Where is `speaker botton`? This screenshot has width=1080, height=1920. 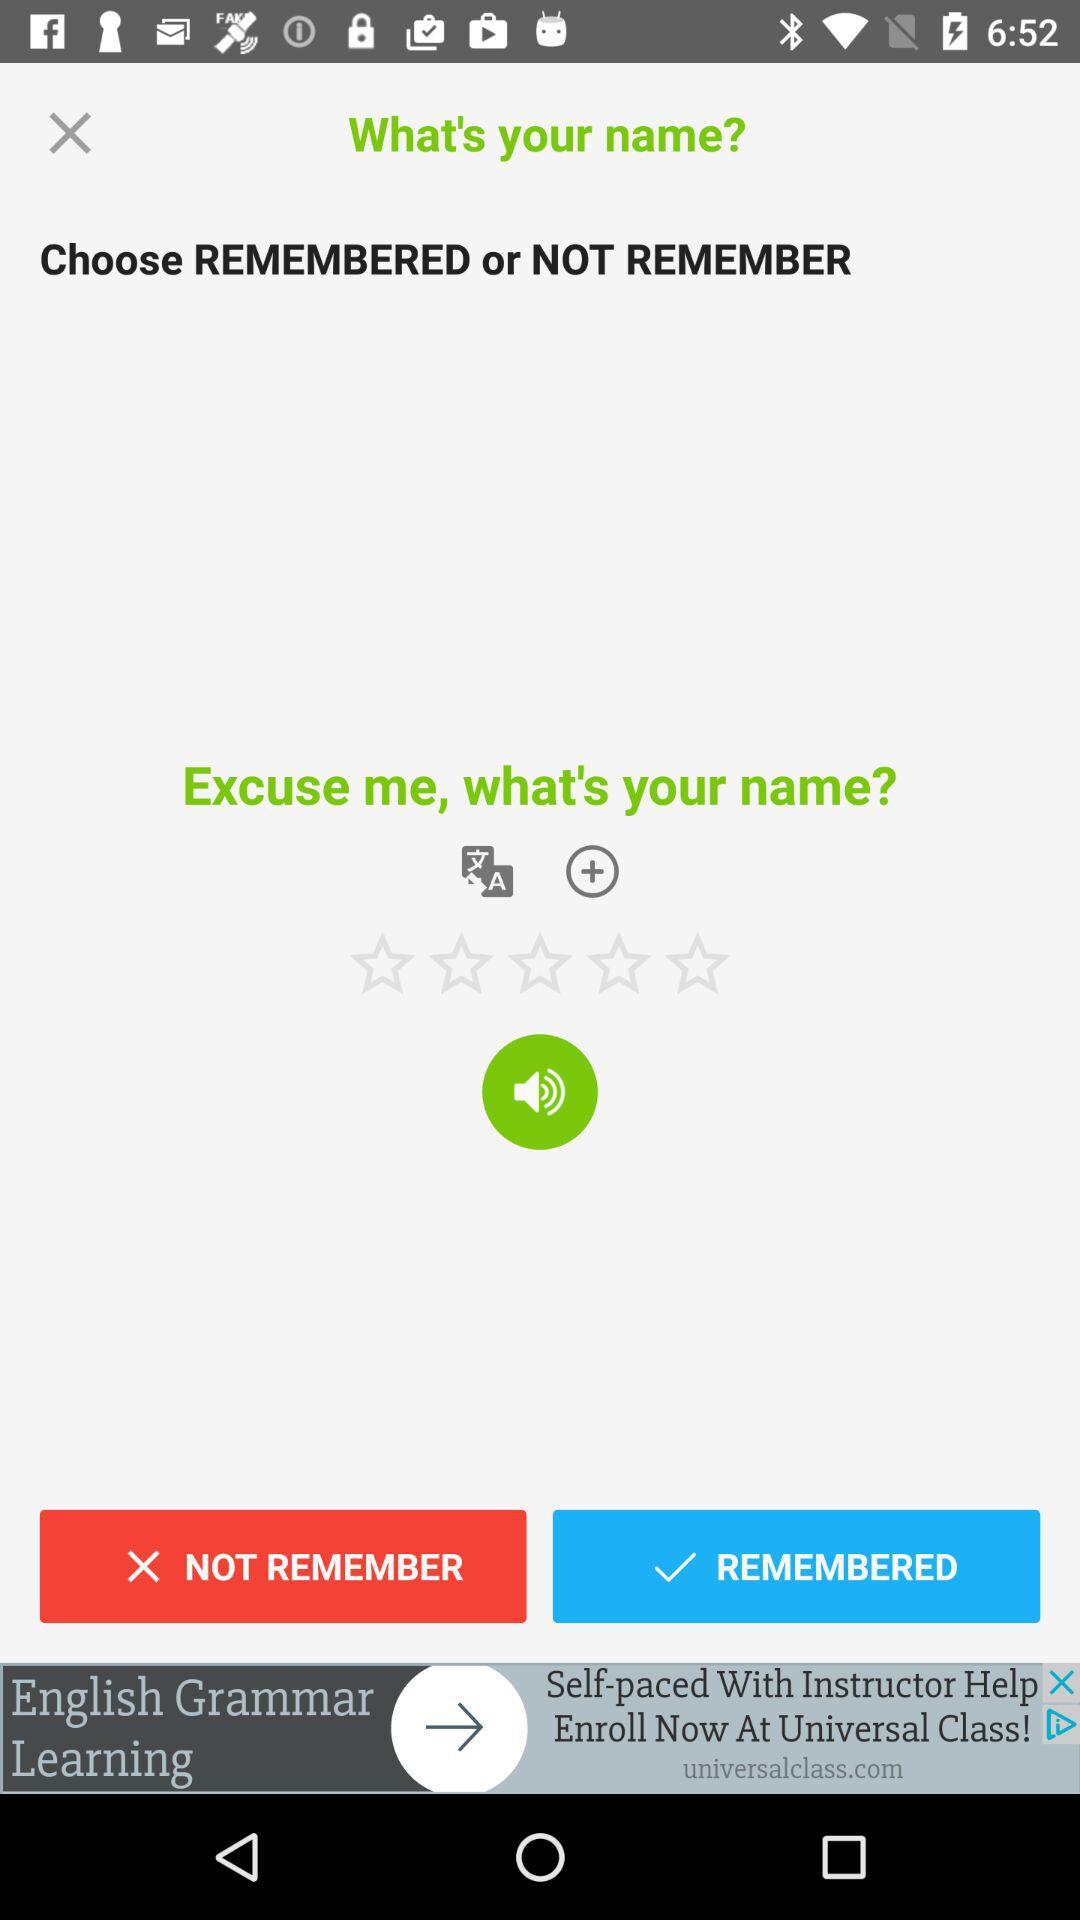 speaker botton is located at coordinates (540, 1090).